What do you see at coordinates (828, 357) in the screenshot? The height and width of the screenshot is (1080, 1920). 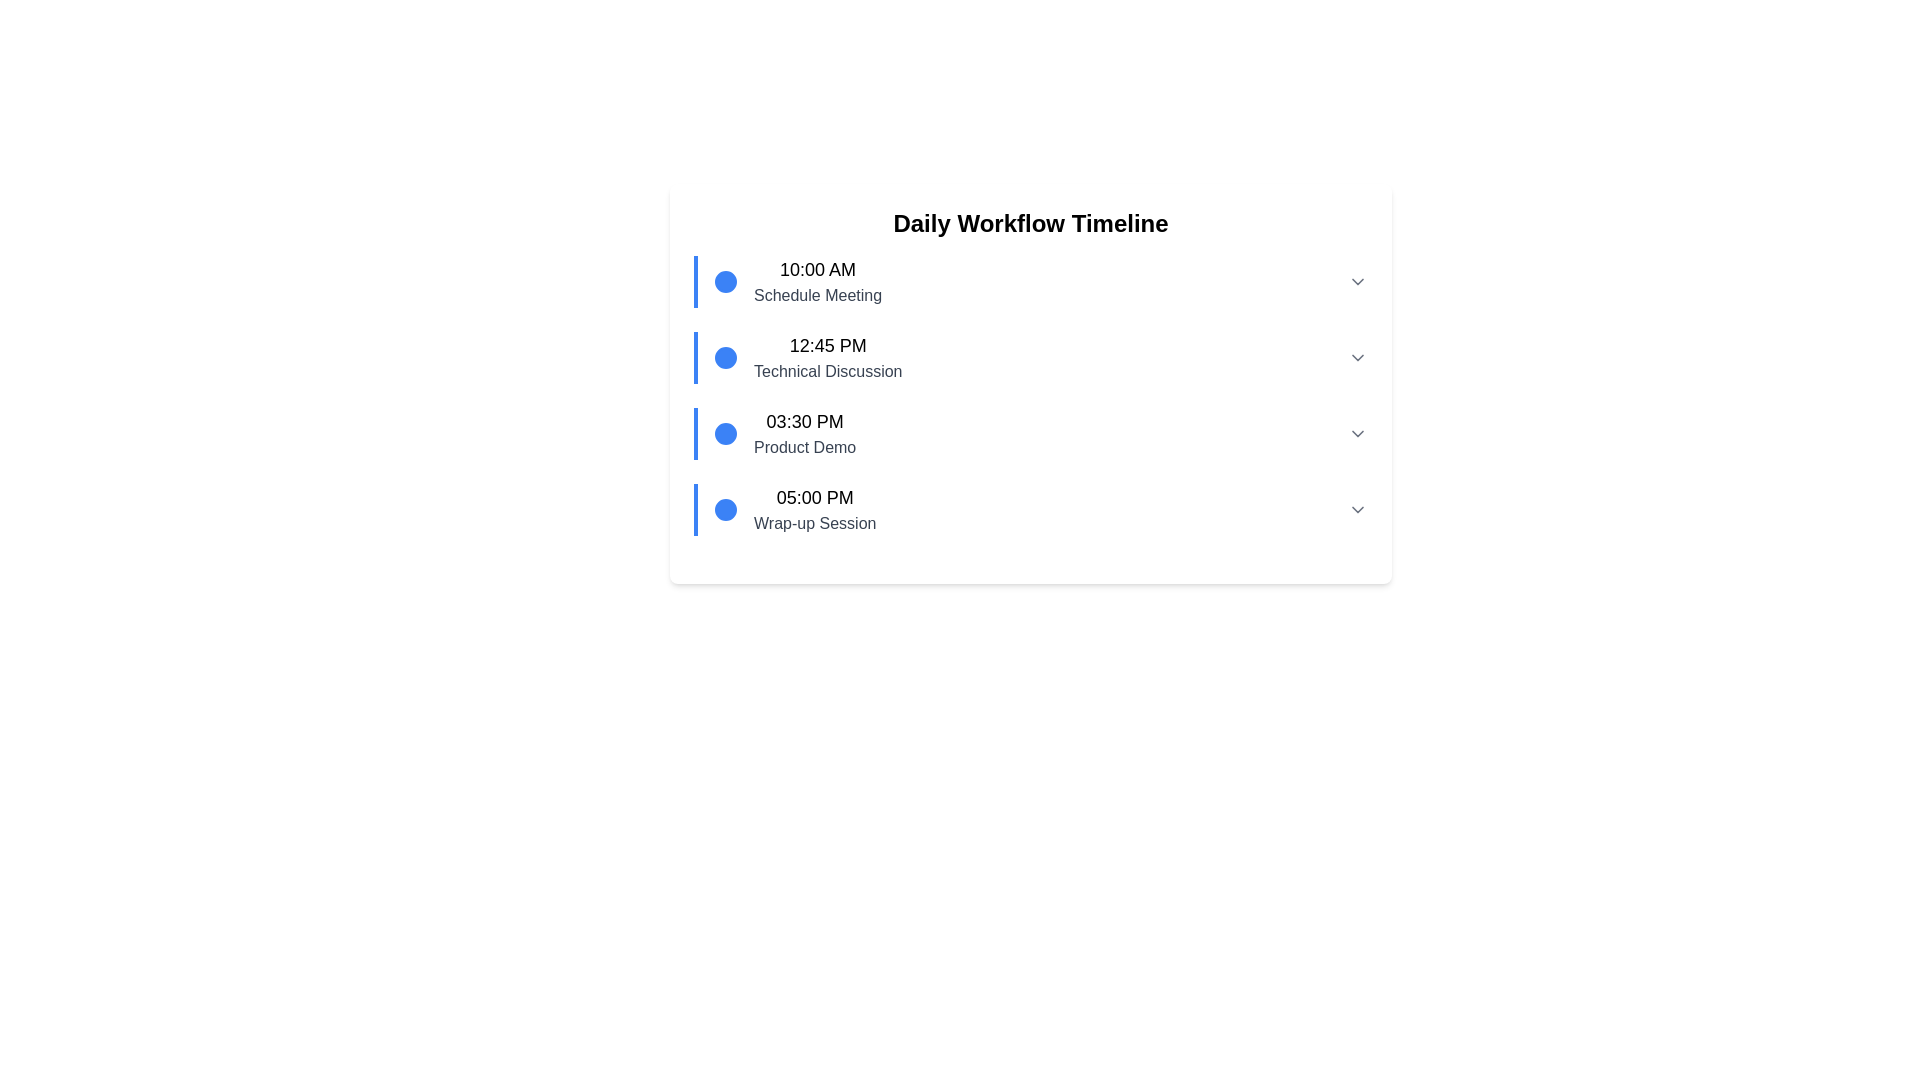 I see `the second list item representing a scheduled event, which includes a time slot and description, located centrally in the timeline layout` at bounding box center [828, 357].